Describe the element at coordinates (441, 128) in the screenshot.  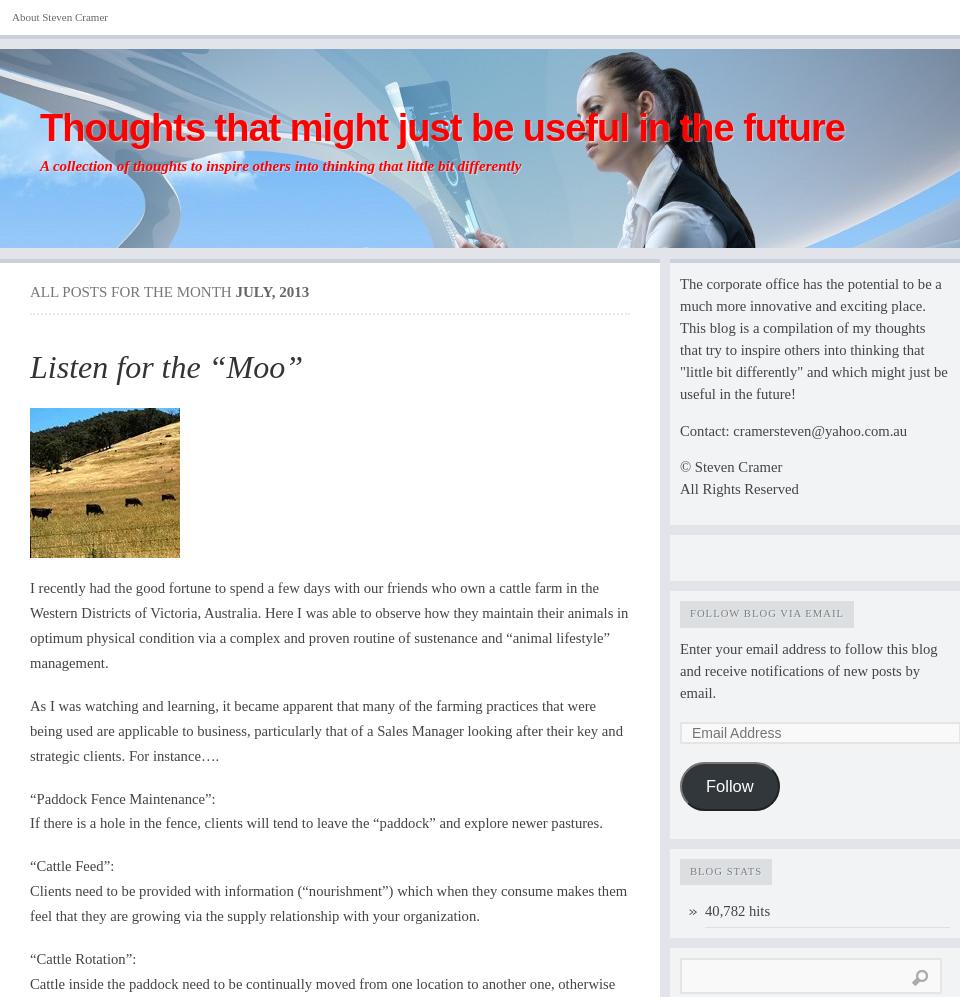
I see `'Thoughts that might just be useful in the future'` at that location.